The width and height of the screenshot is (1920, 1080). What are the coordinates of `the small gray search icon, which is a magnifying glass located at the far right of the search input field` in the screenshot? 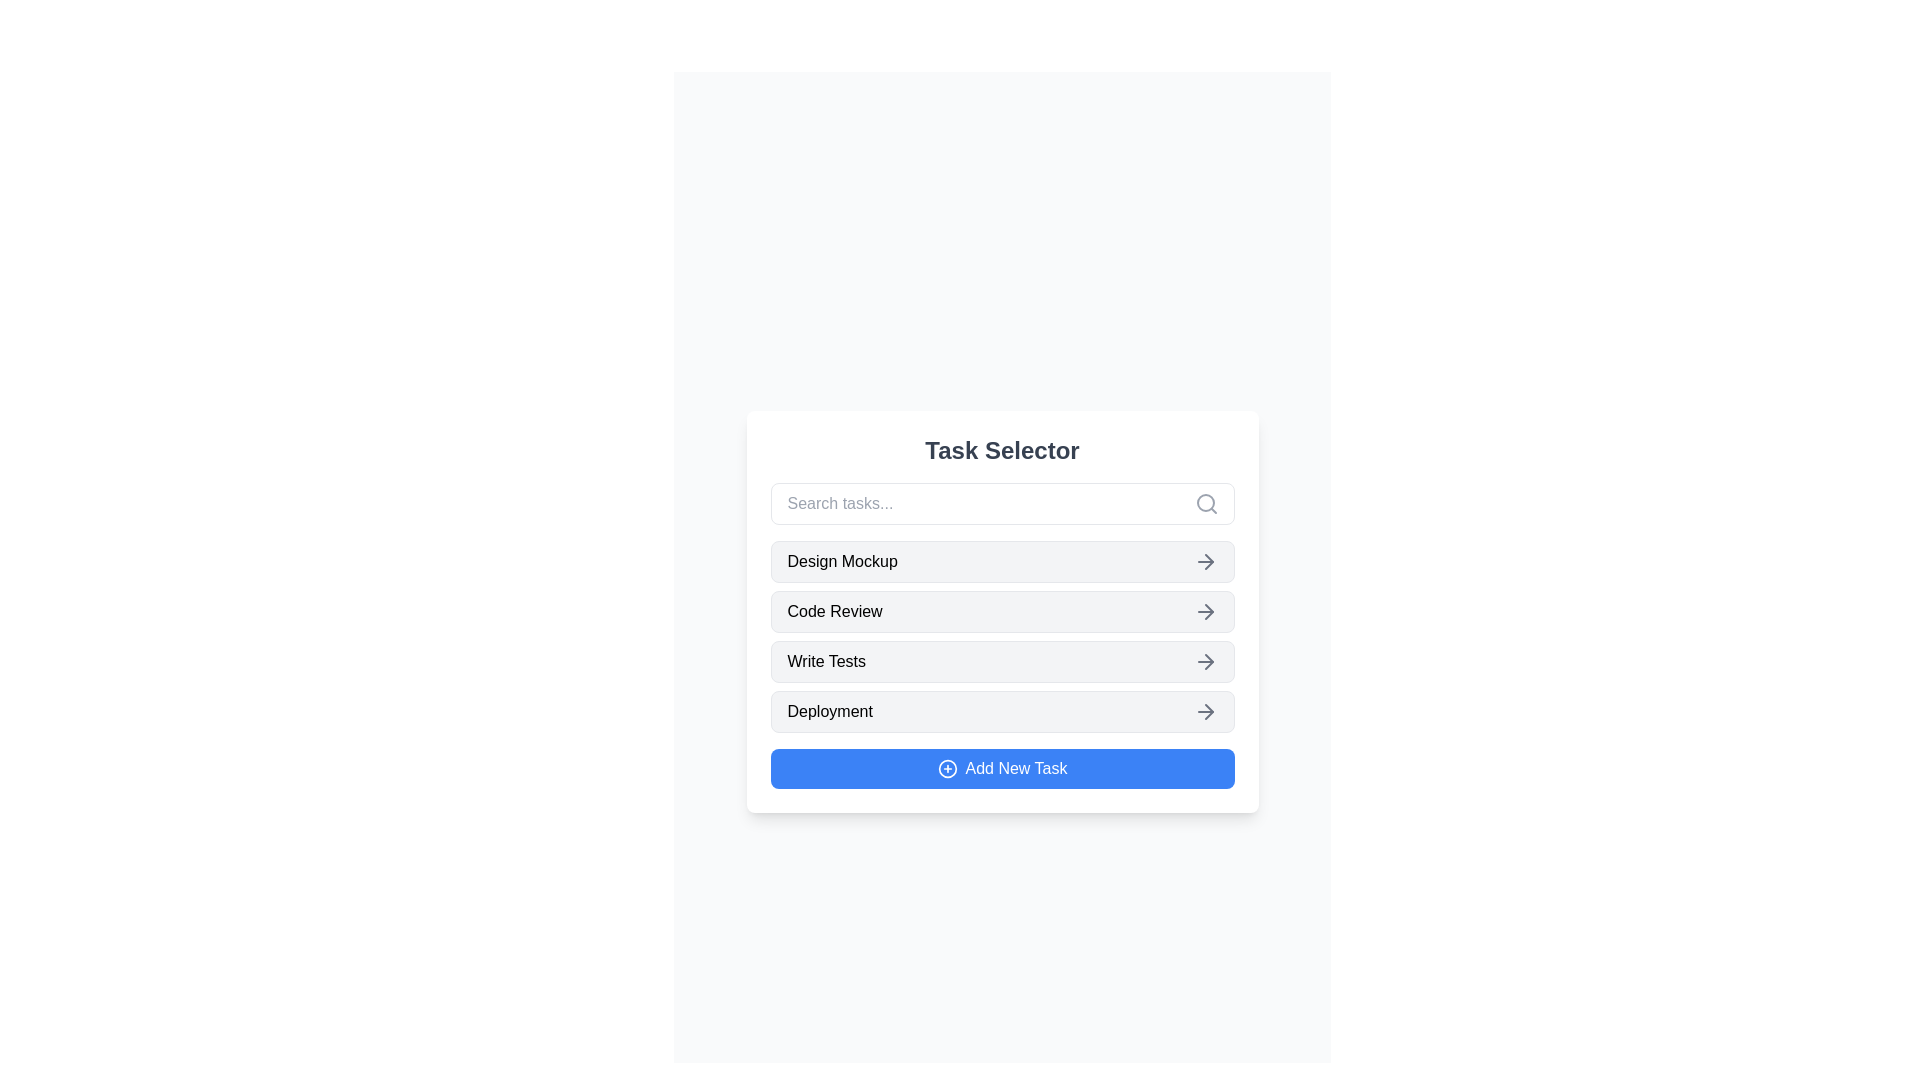 It's located at (1205, 503).